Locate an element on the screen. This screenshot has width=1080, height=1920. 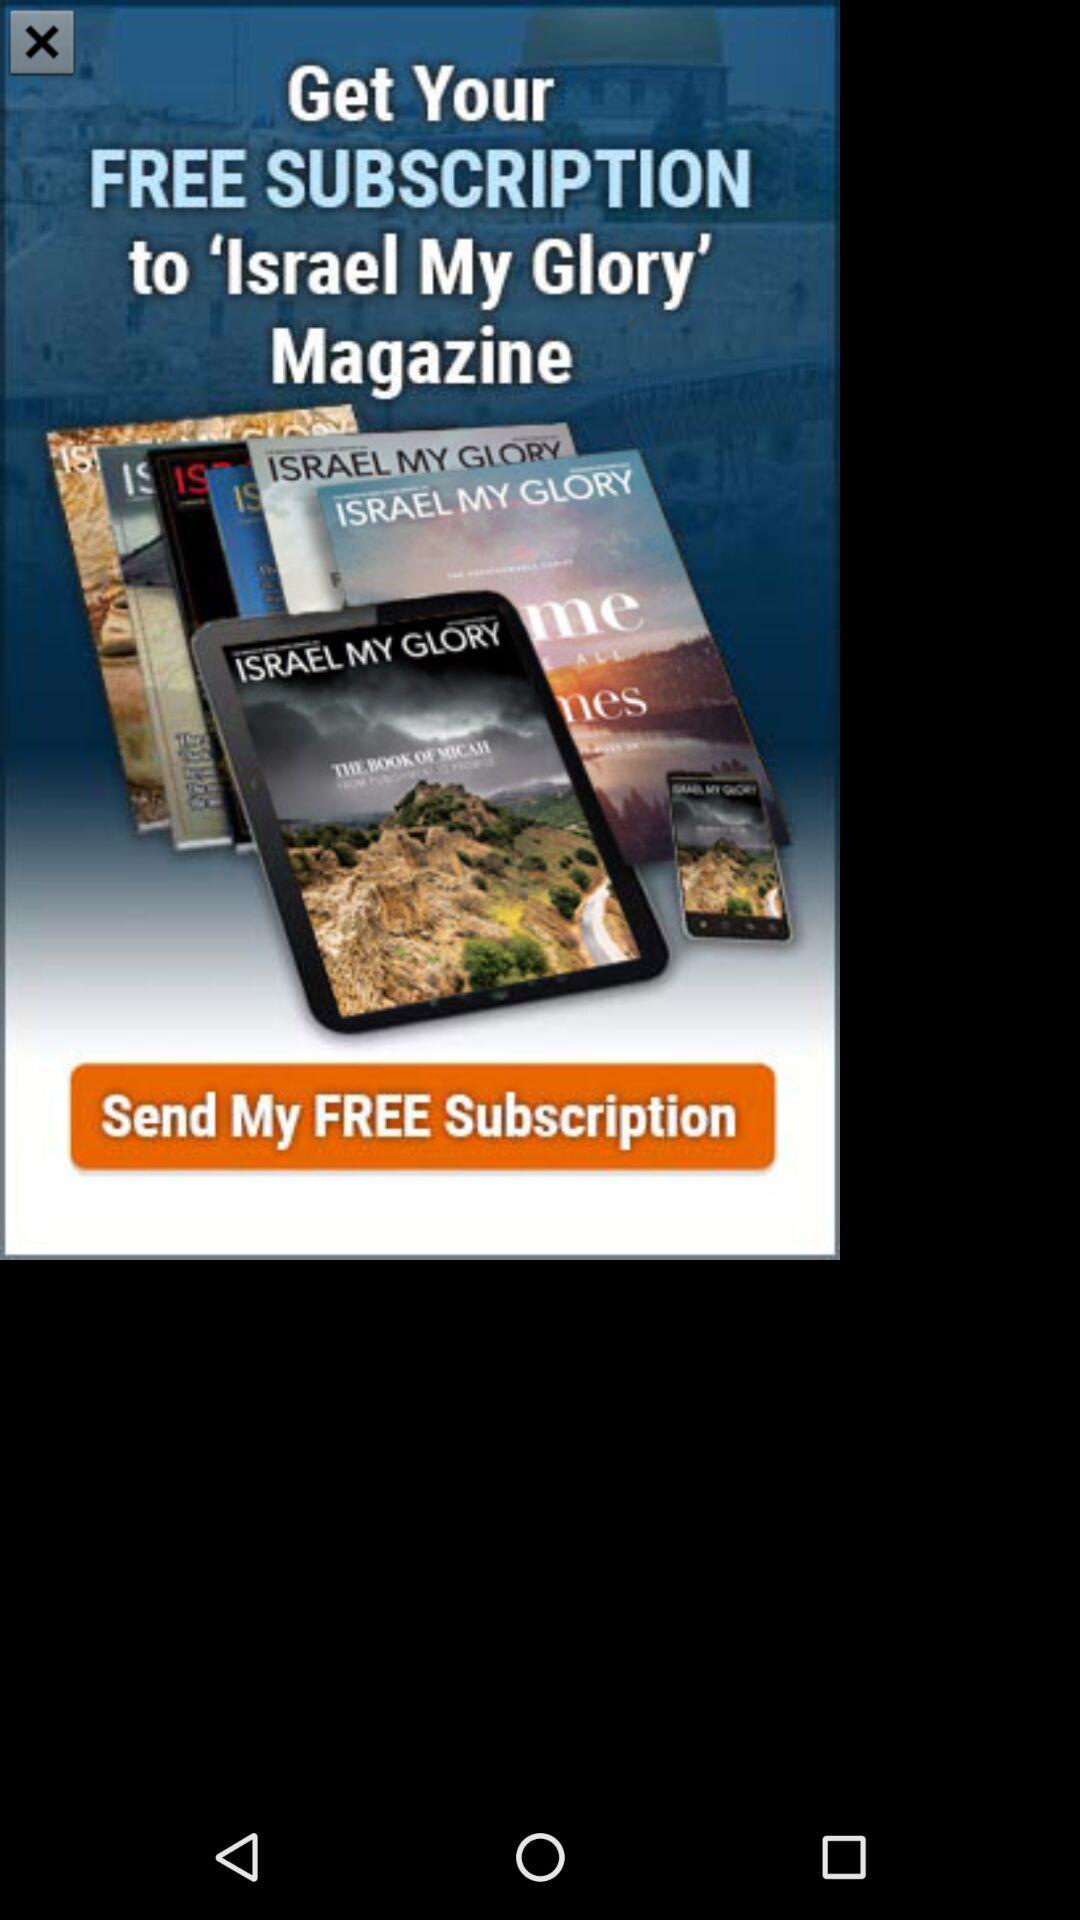
the close icon is located at coordinates (42, 44).